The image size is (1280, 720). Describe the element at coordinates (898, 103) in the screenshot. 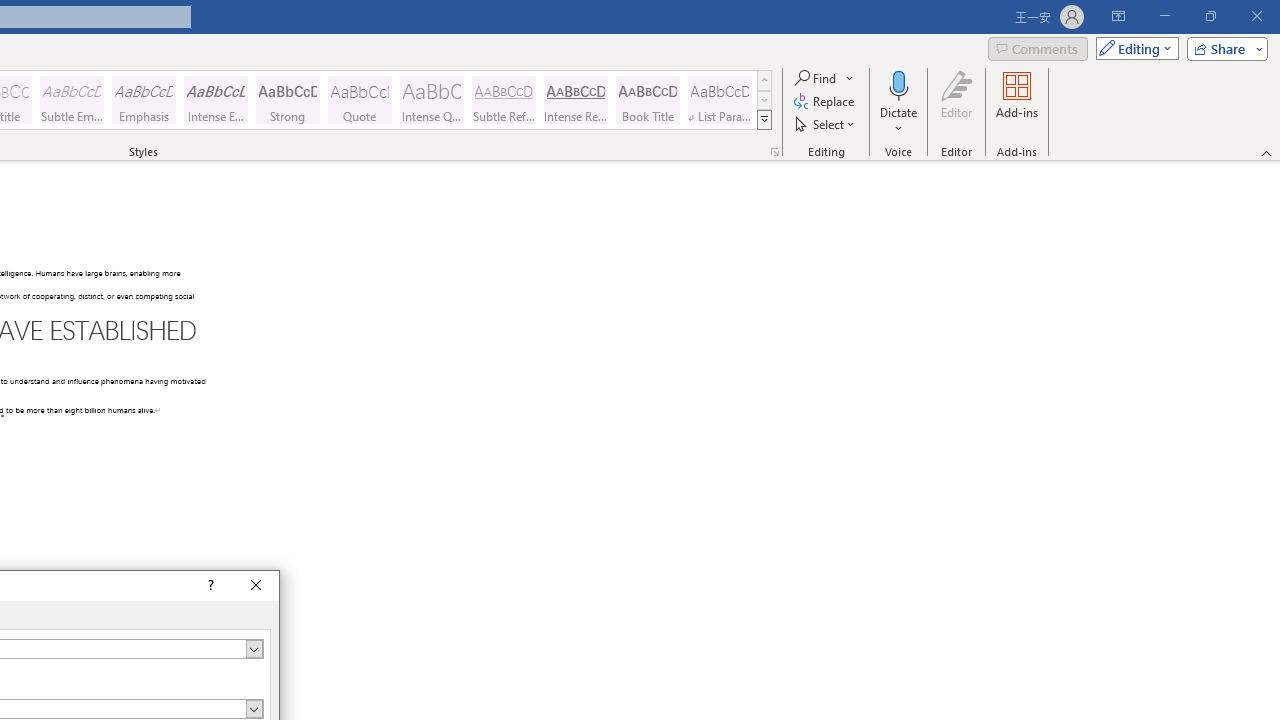

I see `'Dictate'` at that location.